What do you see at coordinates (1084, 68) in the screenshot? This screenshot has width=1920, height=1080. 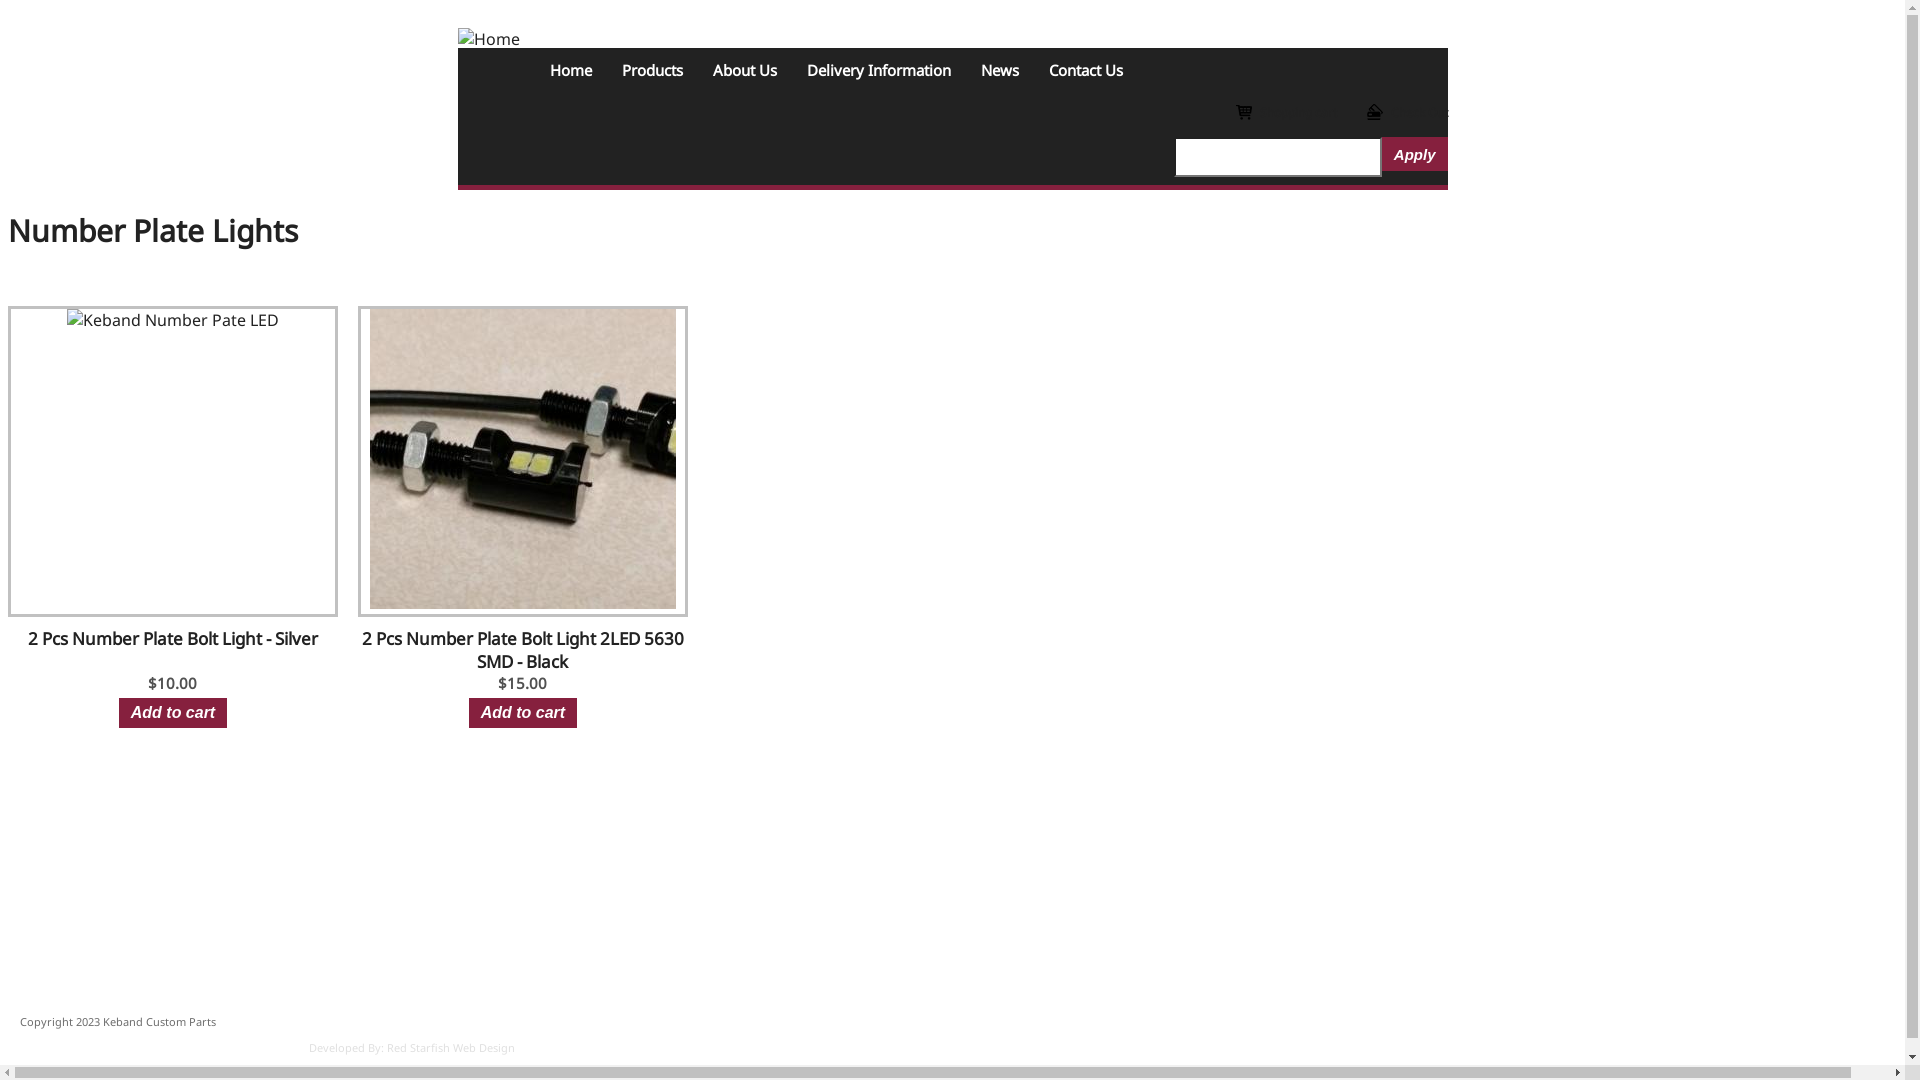 I see `'Contact Us'` at bounding box center [1084, 68].